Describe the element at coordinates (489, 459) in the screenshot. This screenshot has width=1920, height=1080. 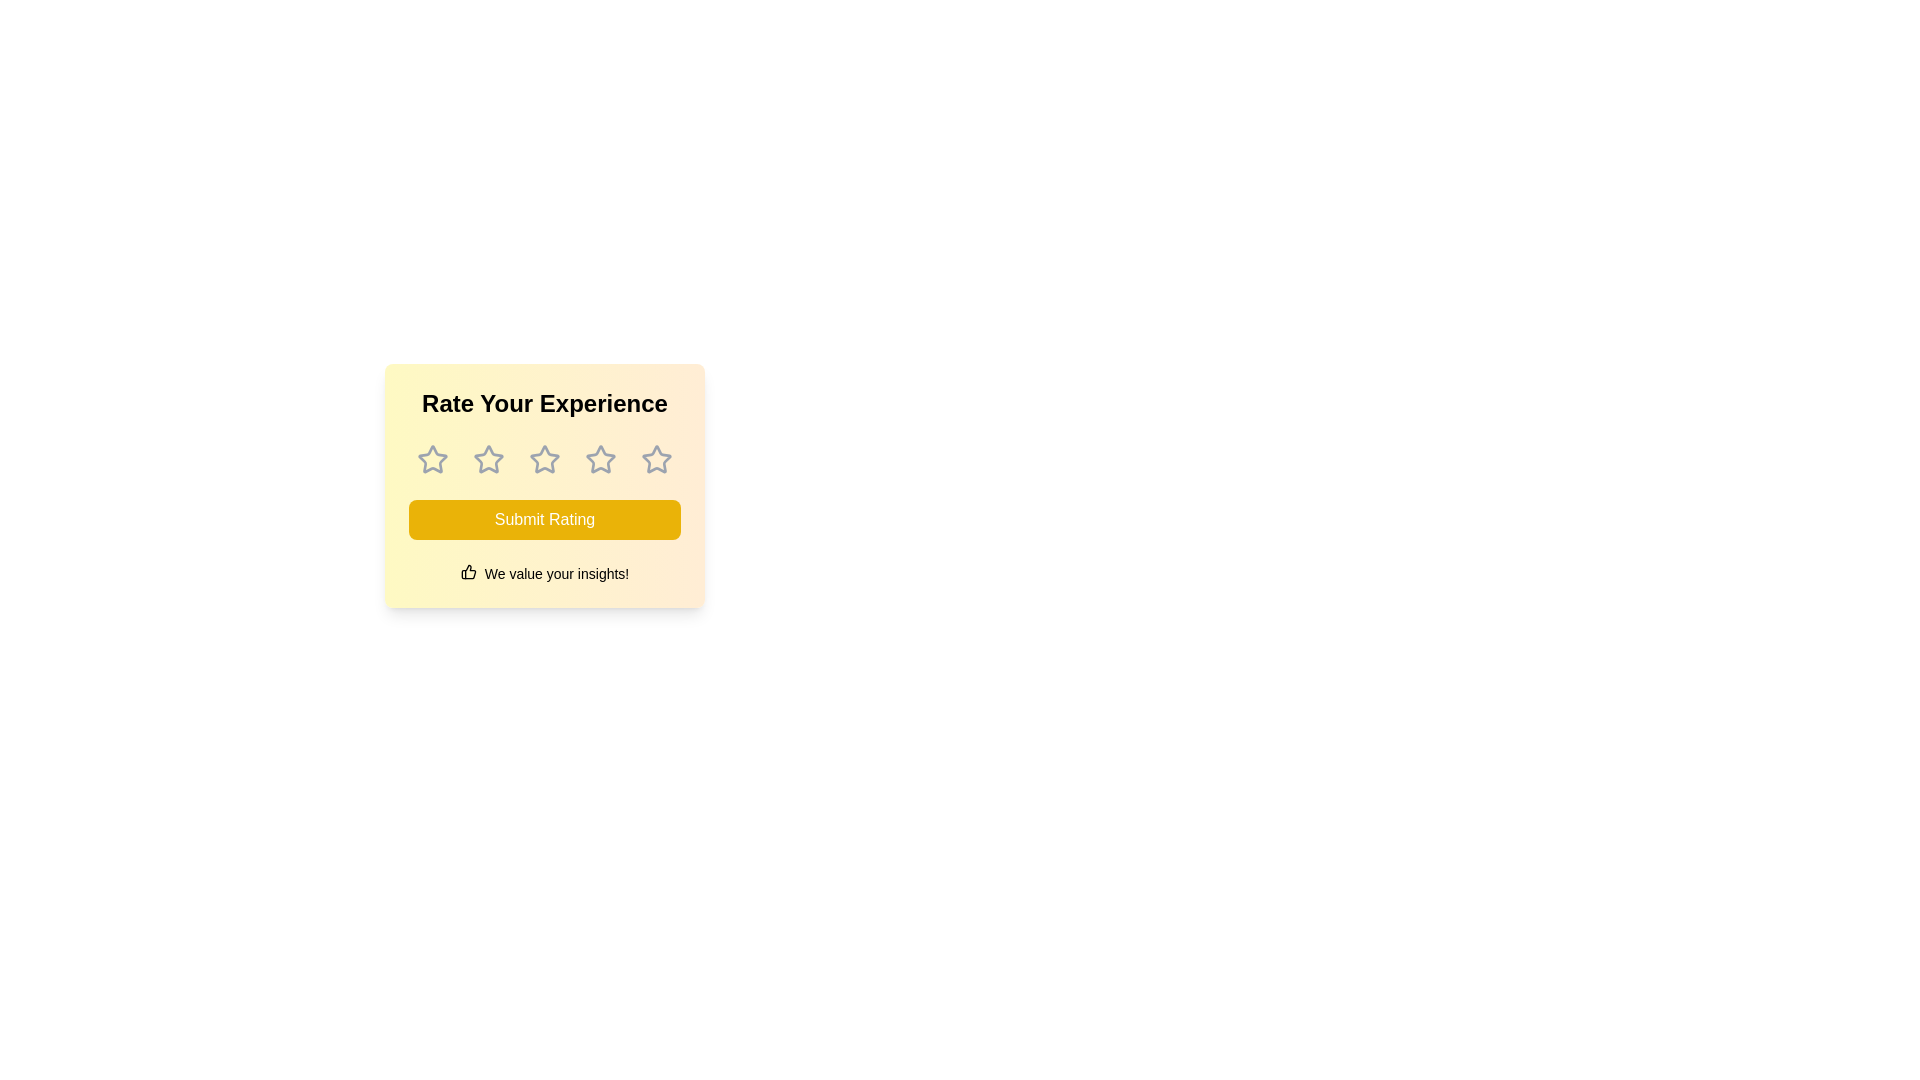
I see `the second star icon in the interactive rating component` at that location.